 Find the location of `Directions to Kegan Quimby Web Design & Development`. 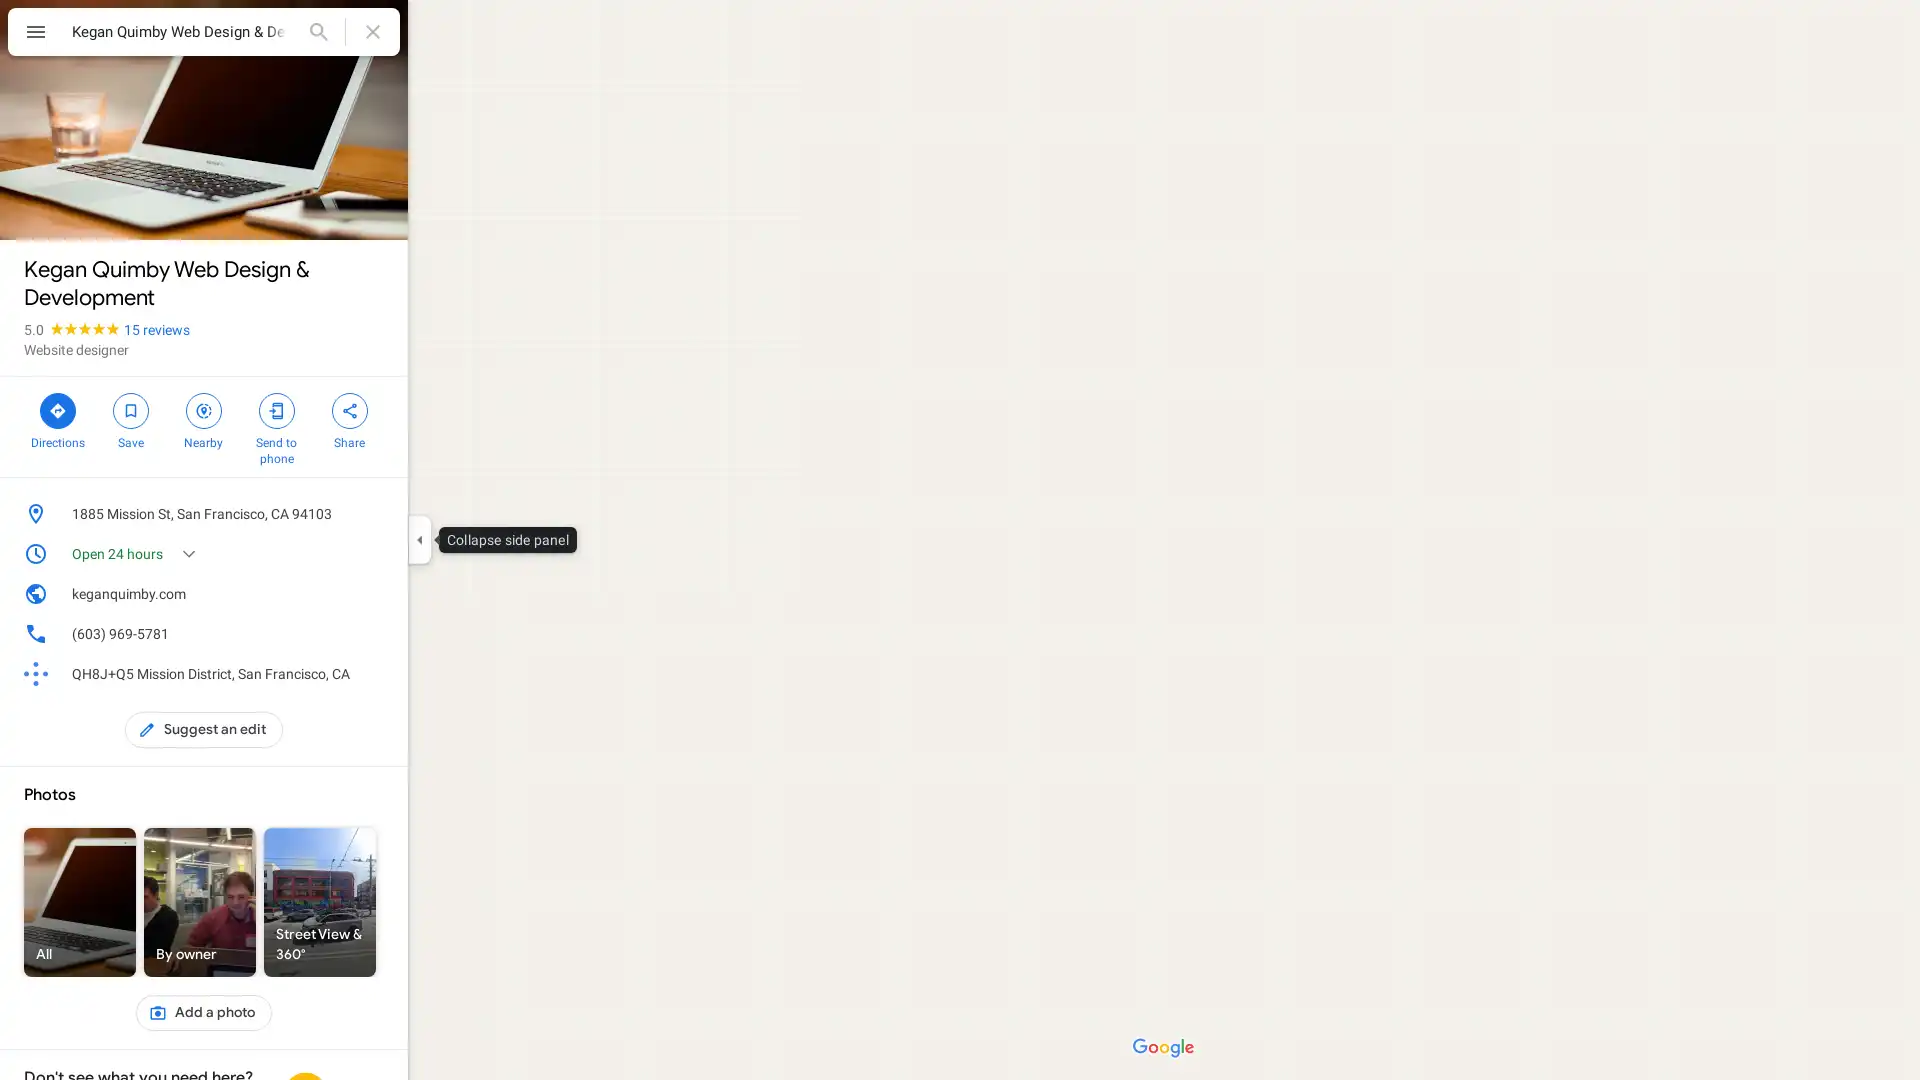

Directions to Kegan Quimby Web Design & Development is located at coordinates (57, 418).